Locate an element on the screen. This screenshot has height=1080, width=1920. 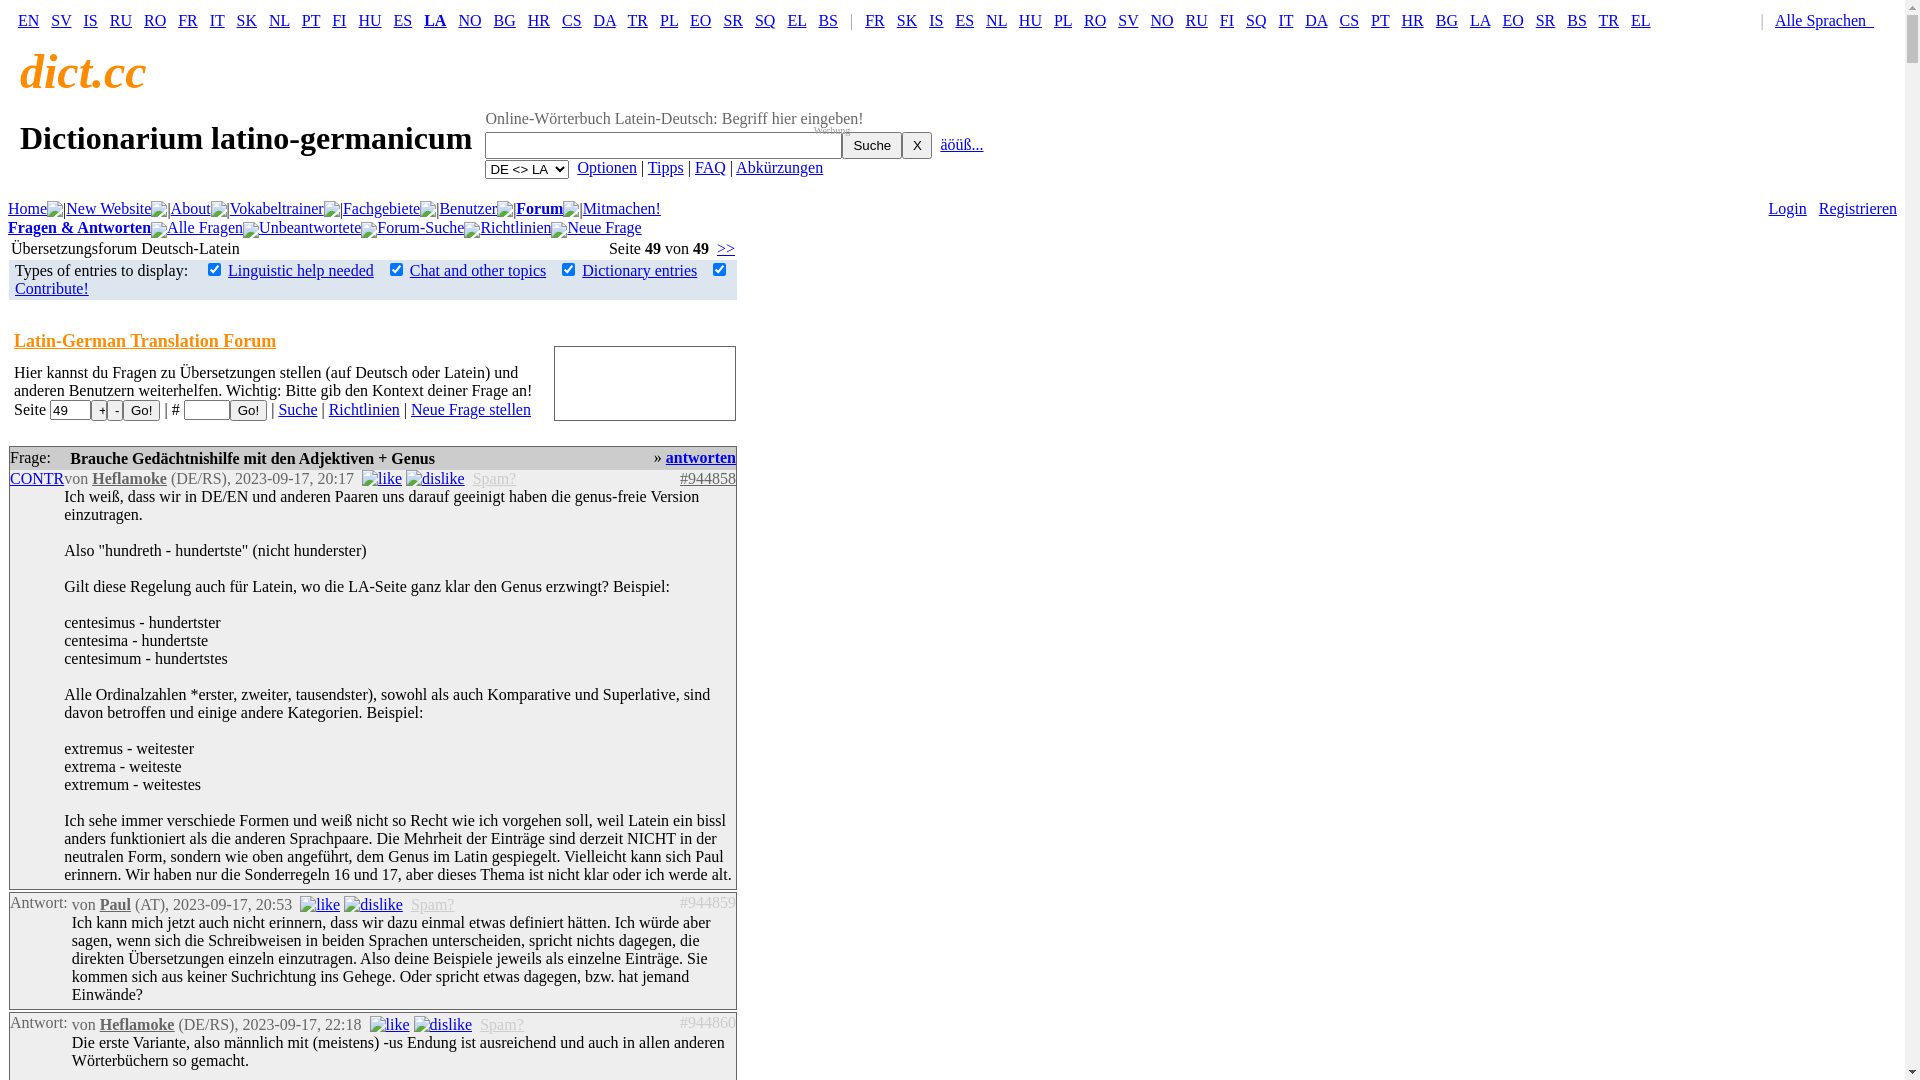
'Spam?' is located at coordinates (502, 1024).